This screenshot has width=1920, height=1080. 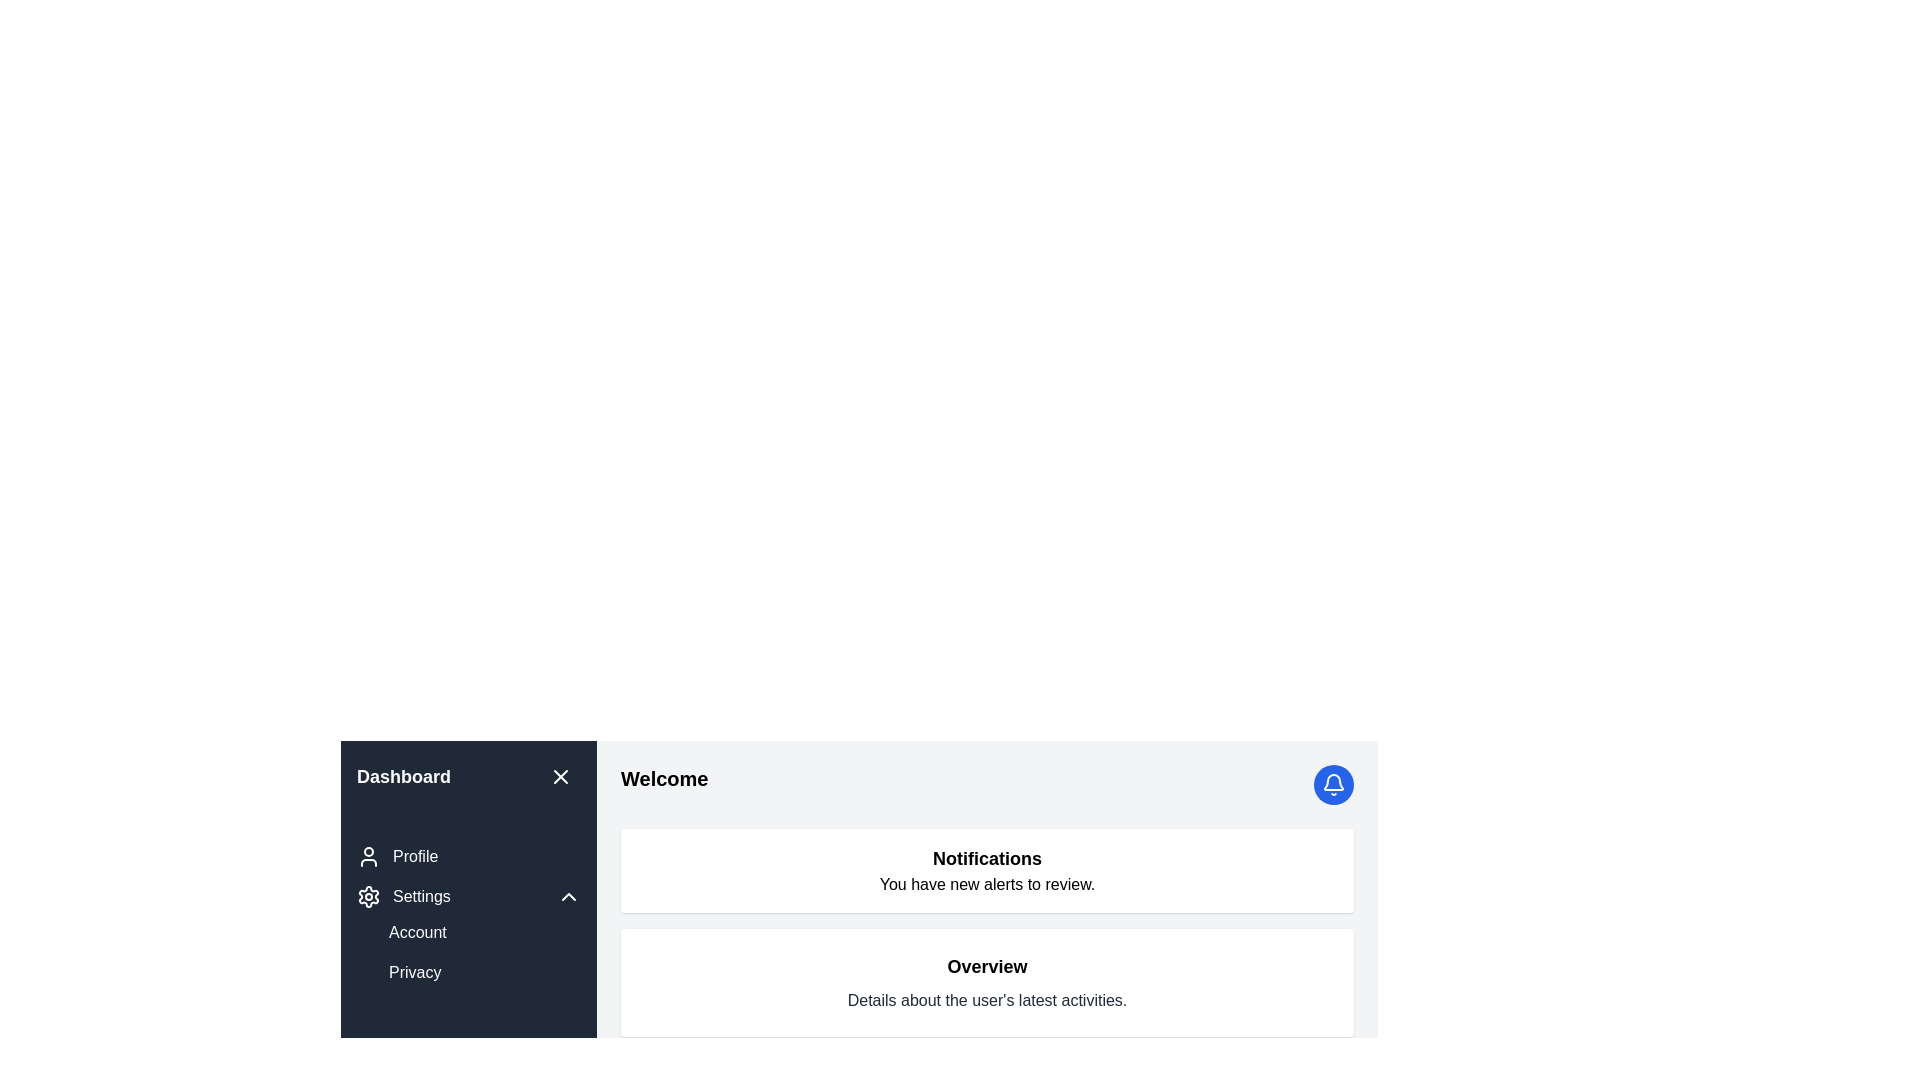 What do you see at coordinates (402, 896) in the screenshot?
I see `the 'Settings' button-like navigation item, which features a gear icon on the left and white text on a dark blue background` at bounding box center [402, 896].